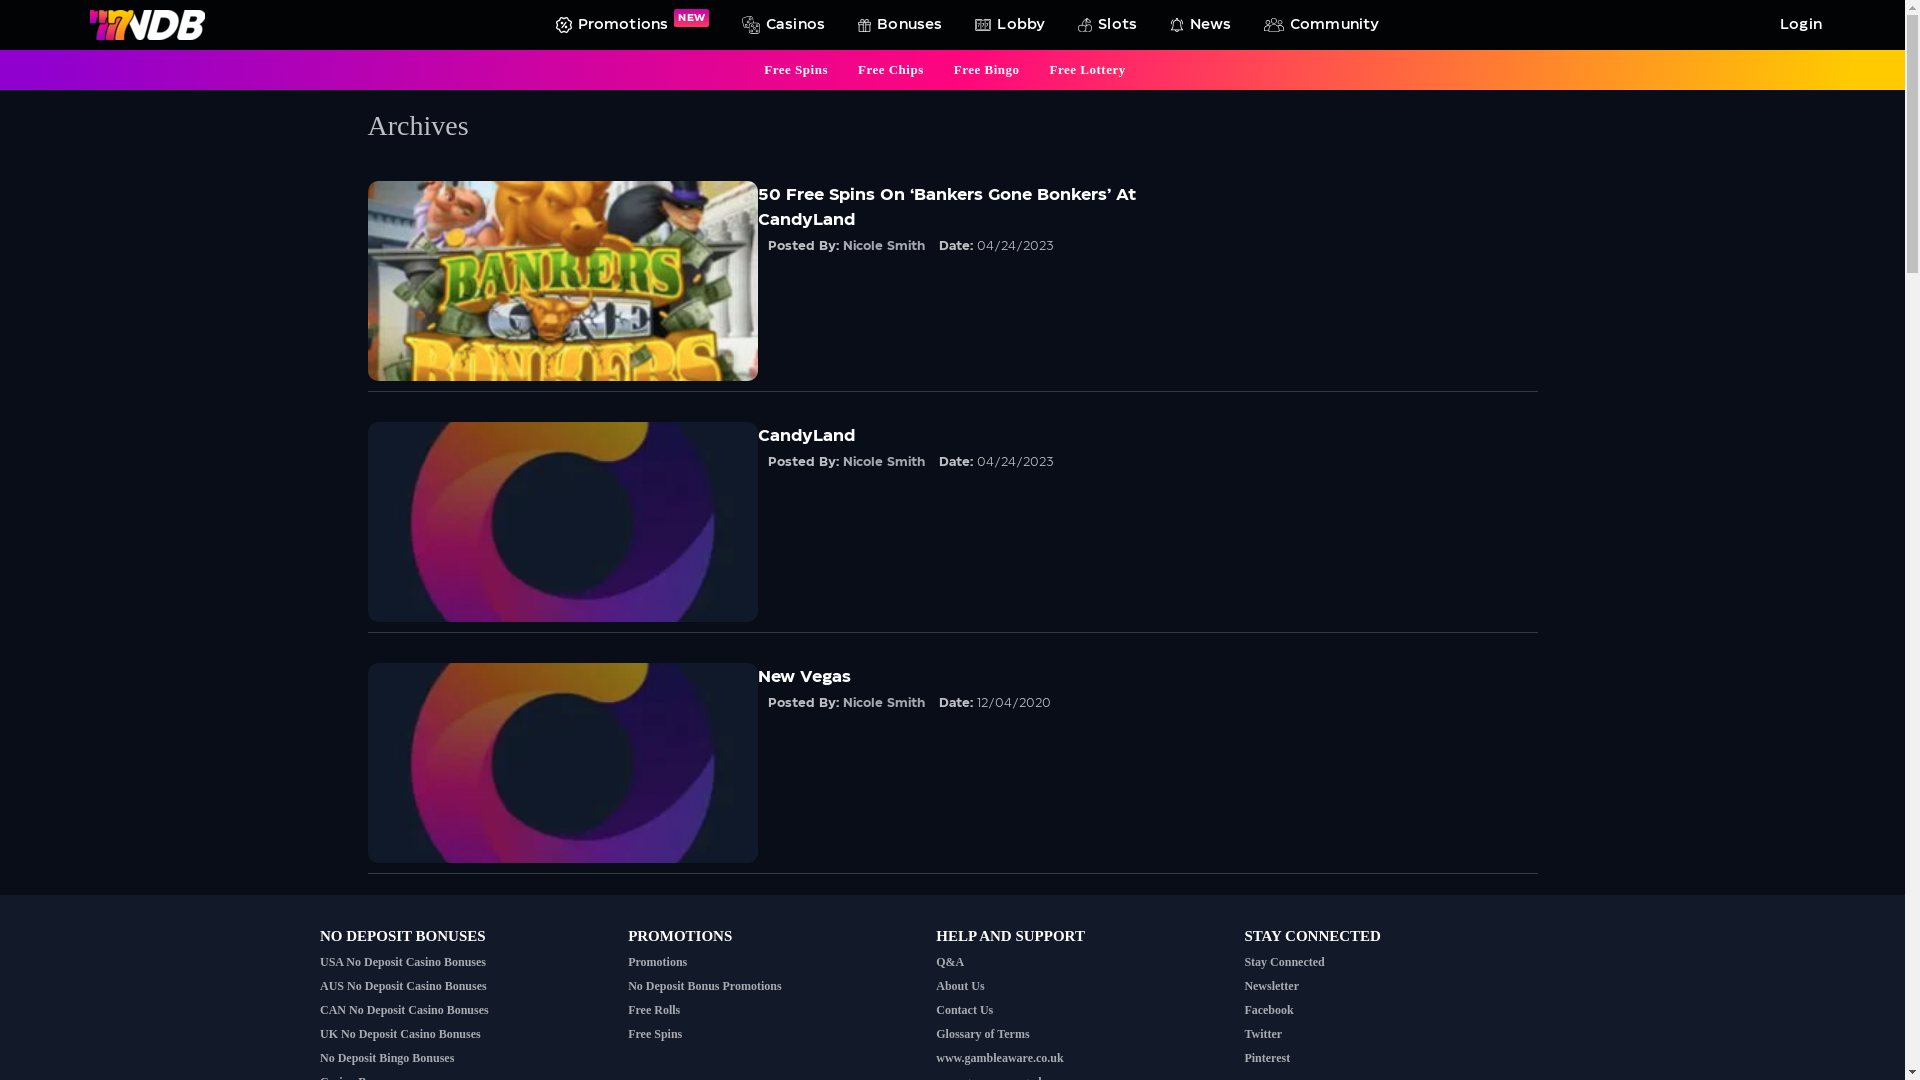 This screenshot has width=1920, height=1080. I want to click on 'No Deposit Bonus Promotions', so click(704, 985).